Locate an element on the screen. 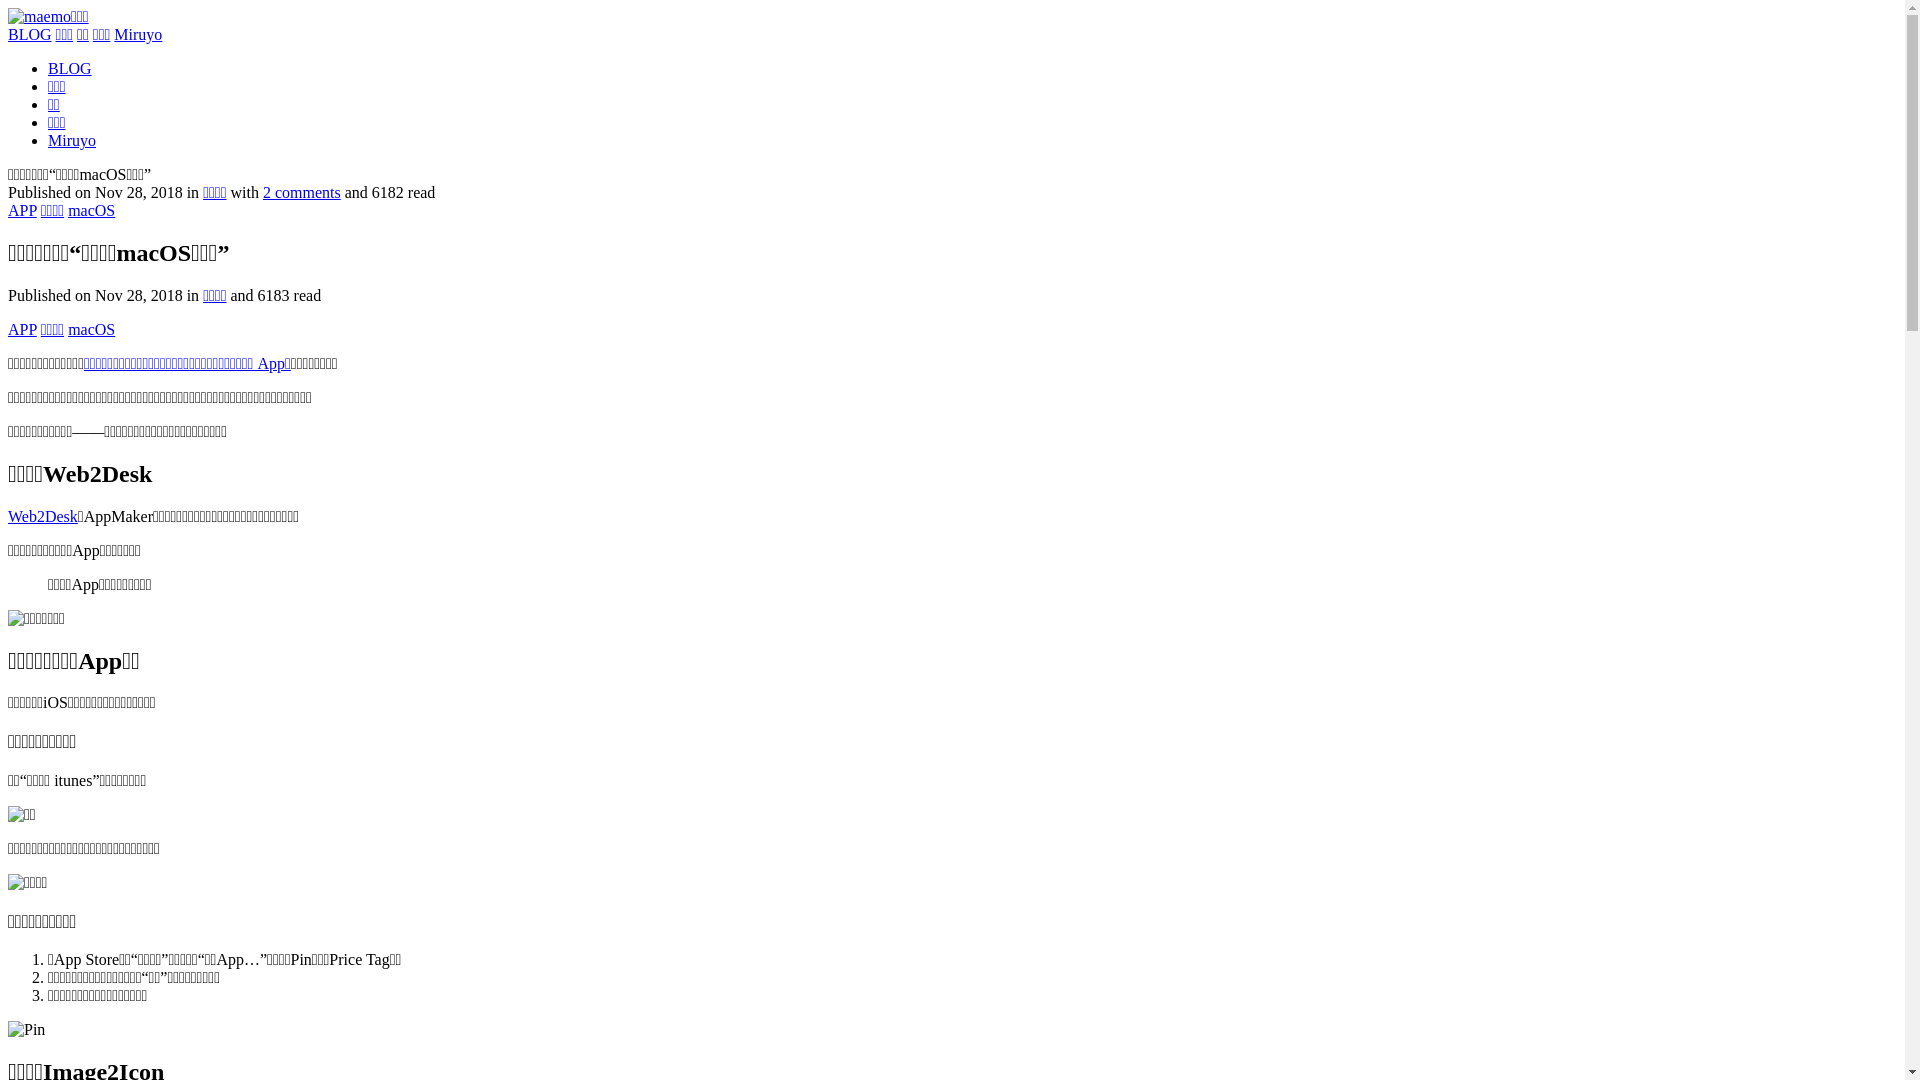 The width and height of the screenshot is (1920, 1080). '2 comments' is located at coordinates (262, 192).